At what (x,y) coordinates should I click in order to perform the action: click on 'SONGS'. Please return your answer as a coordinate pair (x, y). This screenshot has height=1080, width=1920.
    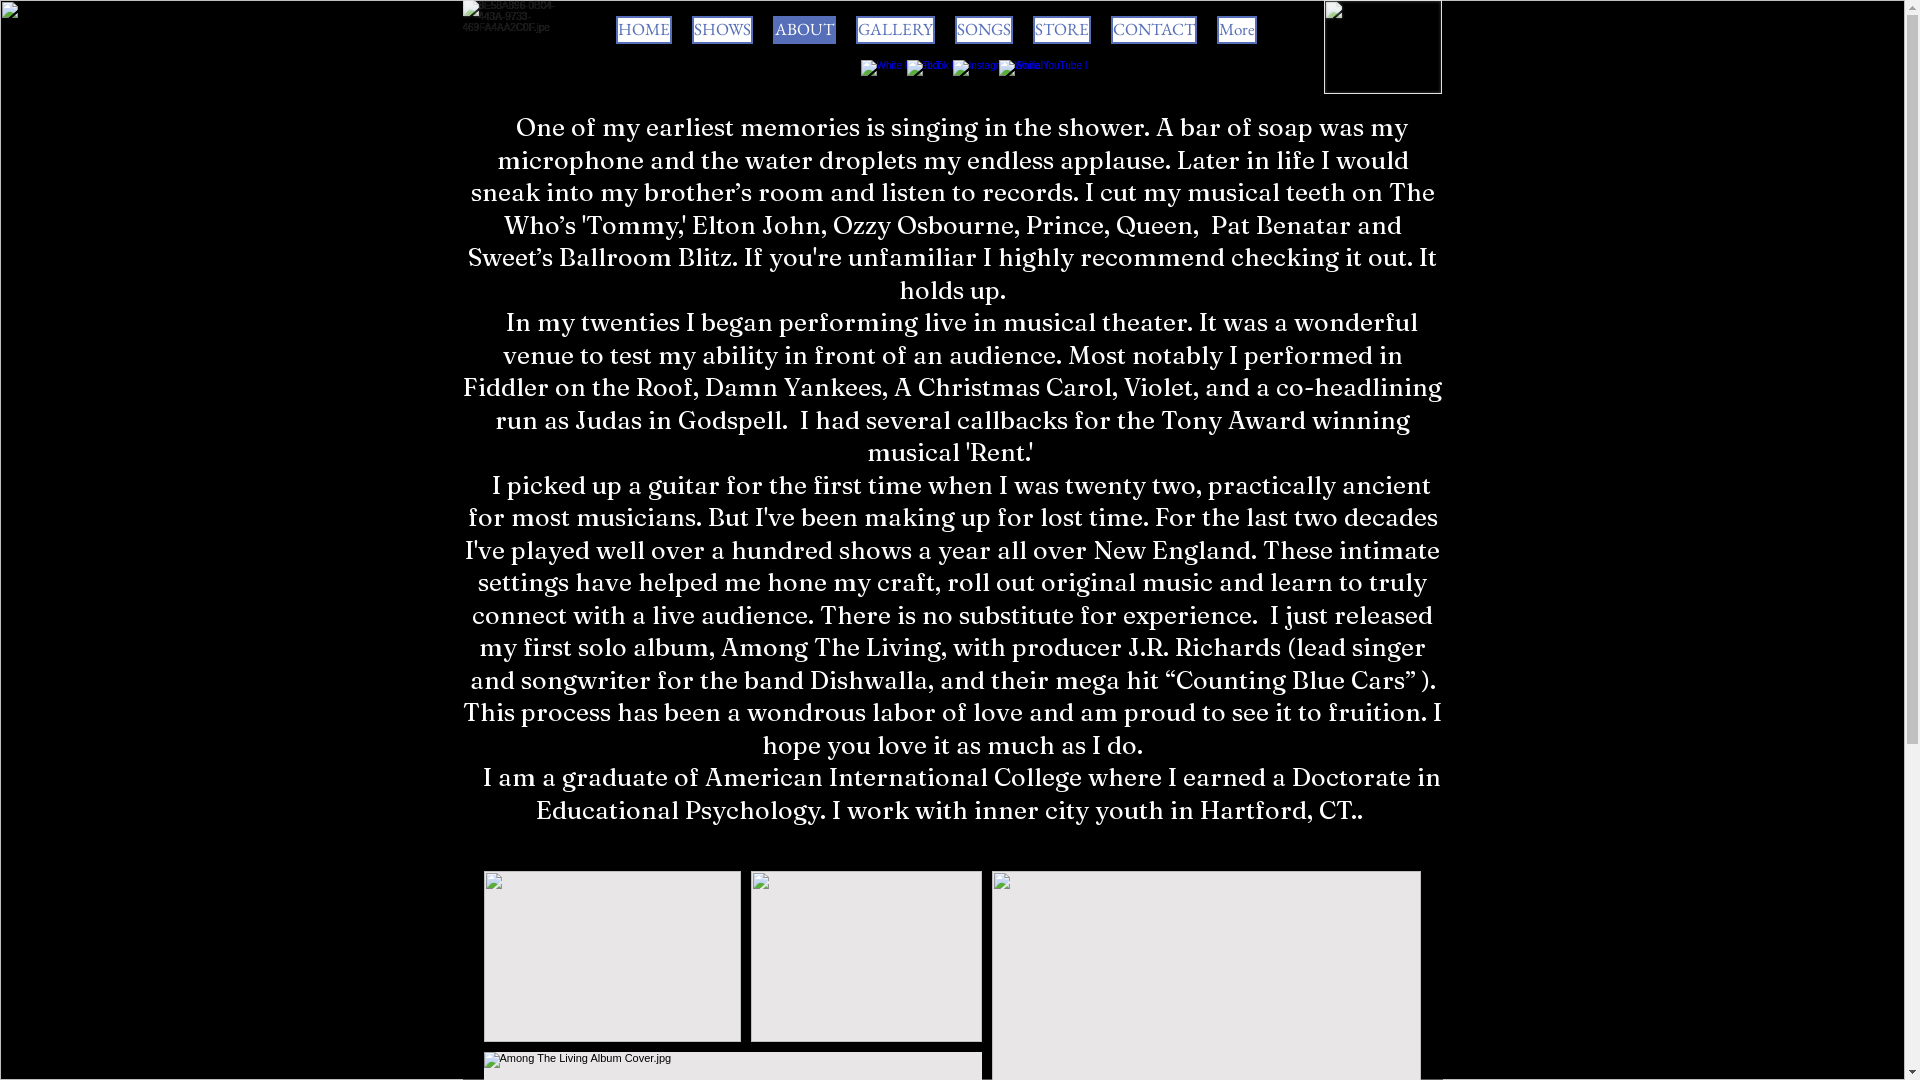
    Looking at the image, I should click on (983, 30).